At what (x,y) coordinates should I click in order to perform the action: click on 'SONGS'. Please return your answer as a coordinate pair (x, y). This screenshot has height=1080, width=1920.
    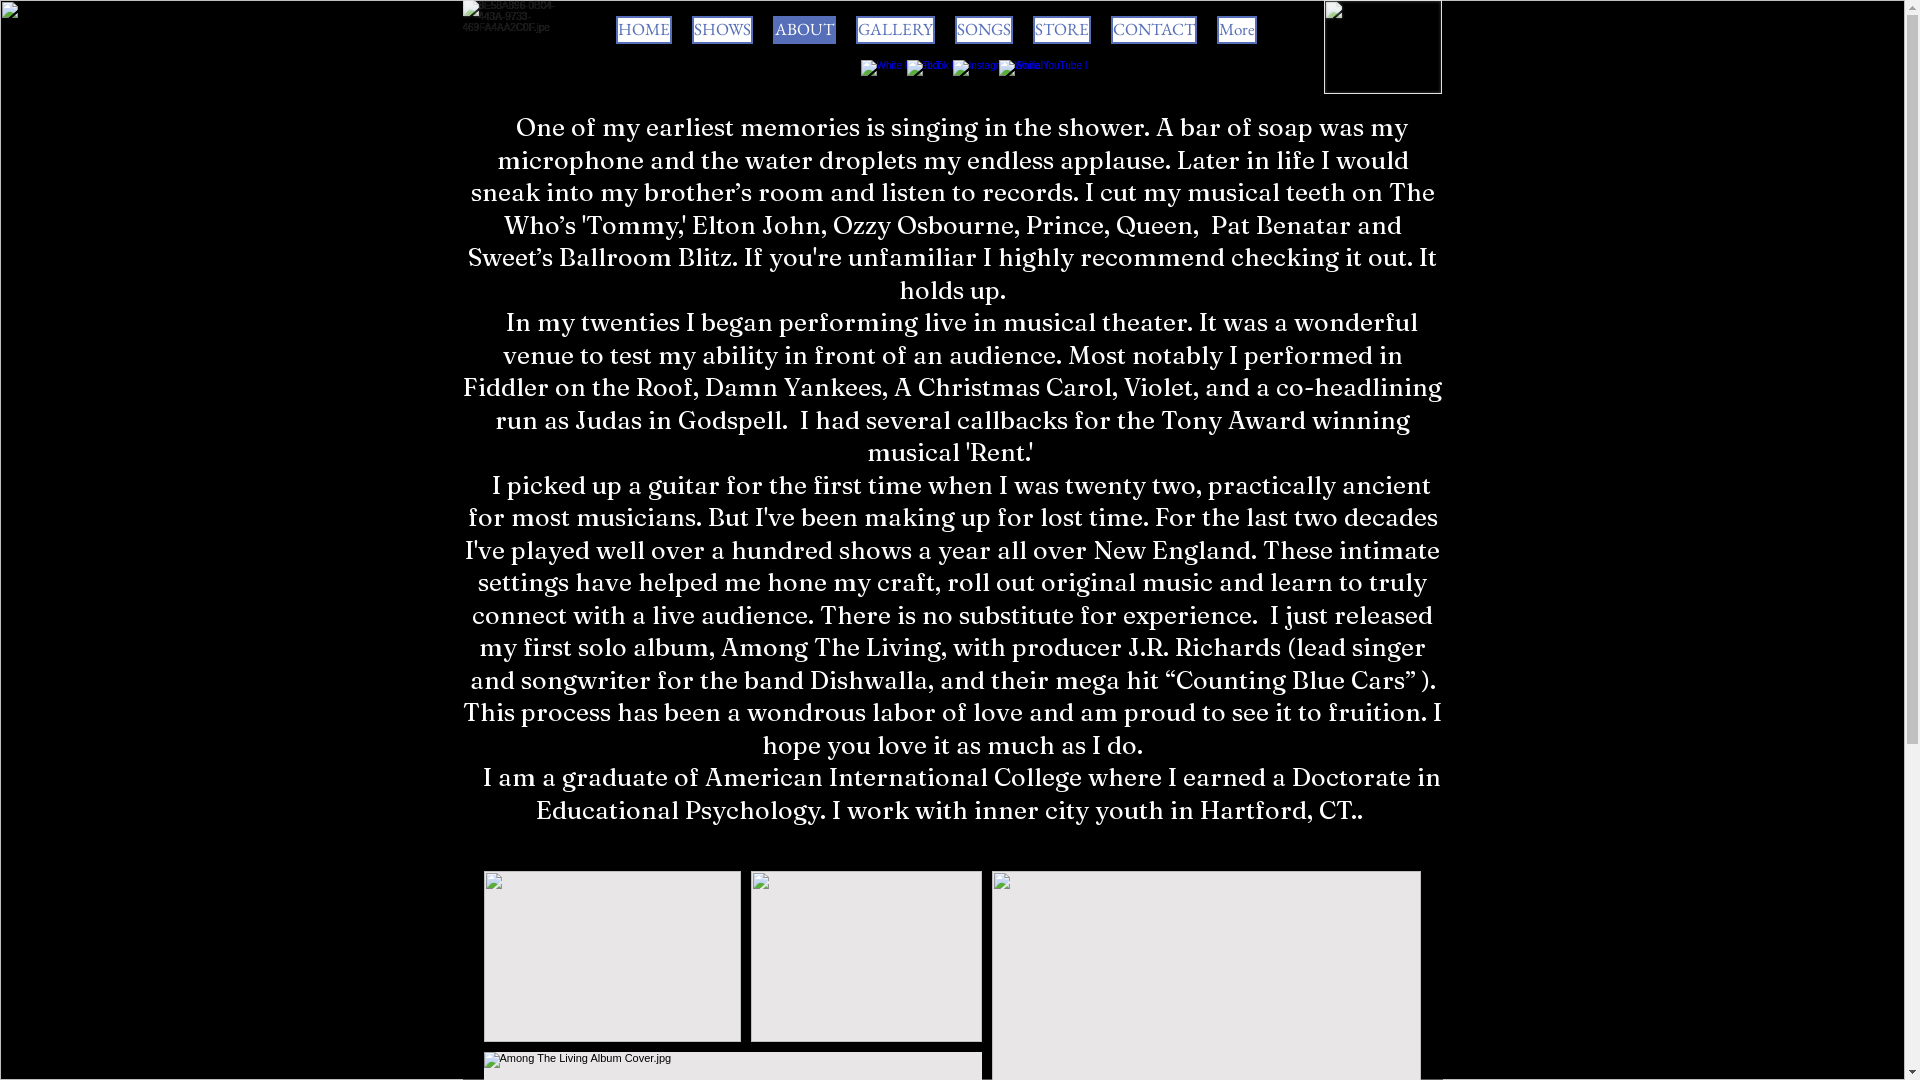
    Looking at the image, I should click on (983, 30).